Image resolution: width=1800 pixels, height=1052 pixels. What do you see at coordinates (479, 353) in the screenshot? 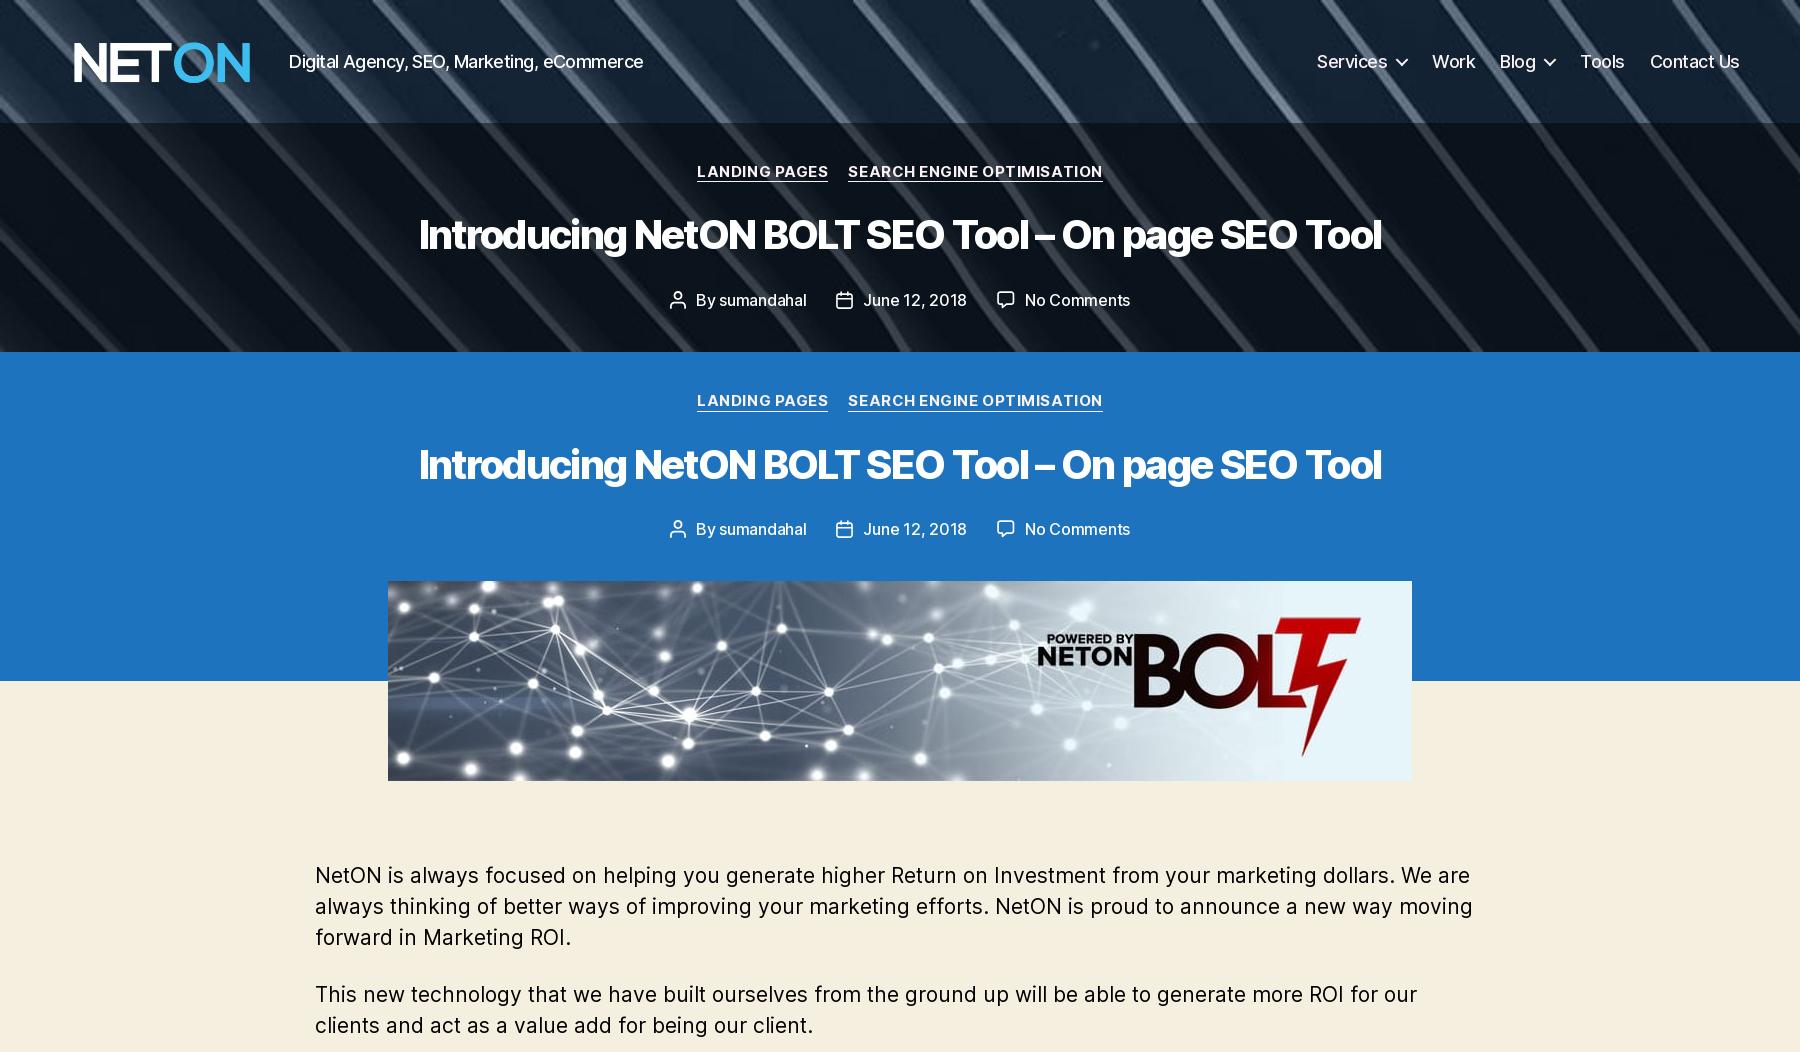
I see `'Checking of title tags in page'` at bounding box center [479, 353].